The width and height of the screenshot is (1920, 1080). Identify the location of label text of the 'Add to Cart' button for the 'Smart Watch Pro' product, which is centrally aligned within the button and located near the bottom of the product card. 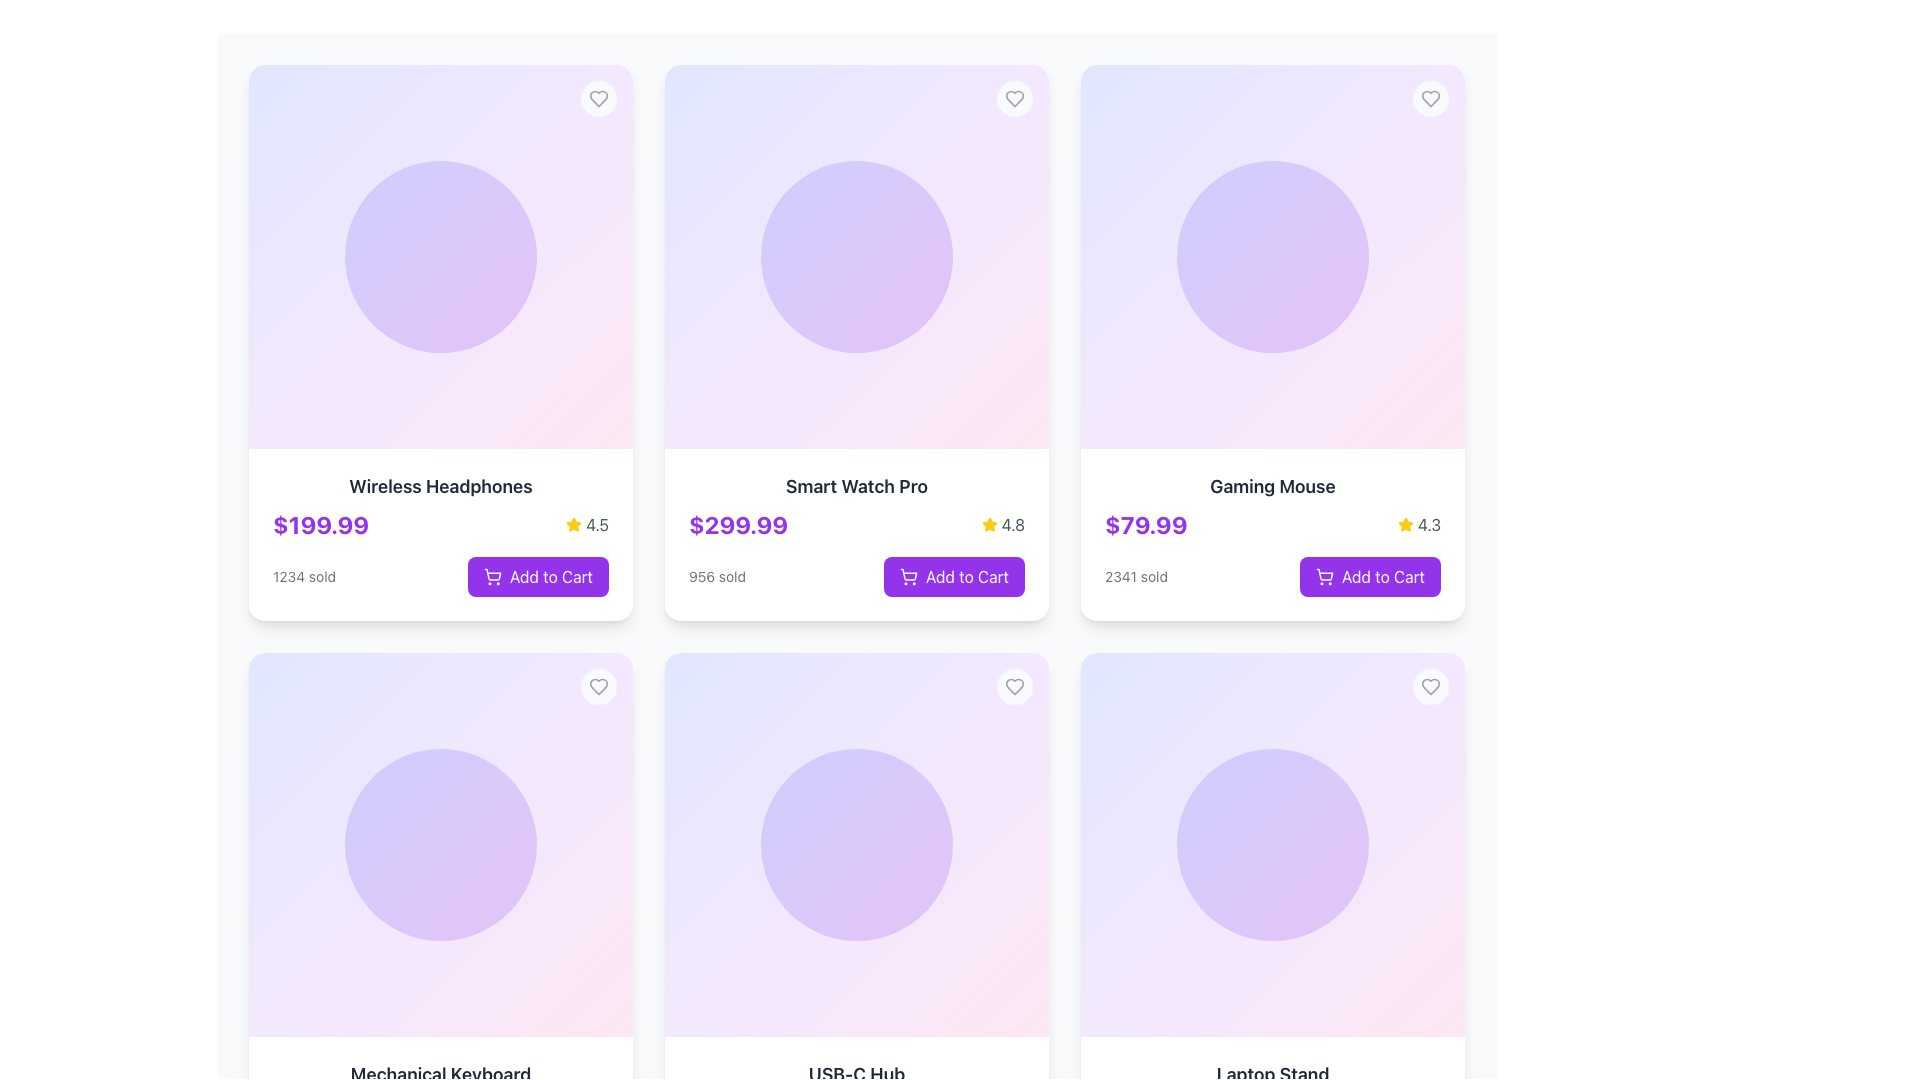
(967, 577).